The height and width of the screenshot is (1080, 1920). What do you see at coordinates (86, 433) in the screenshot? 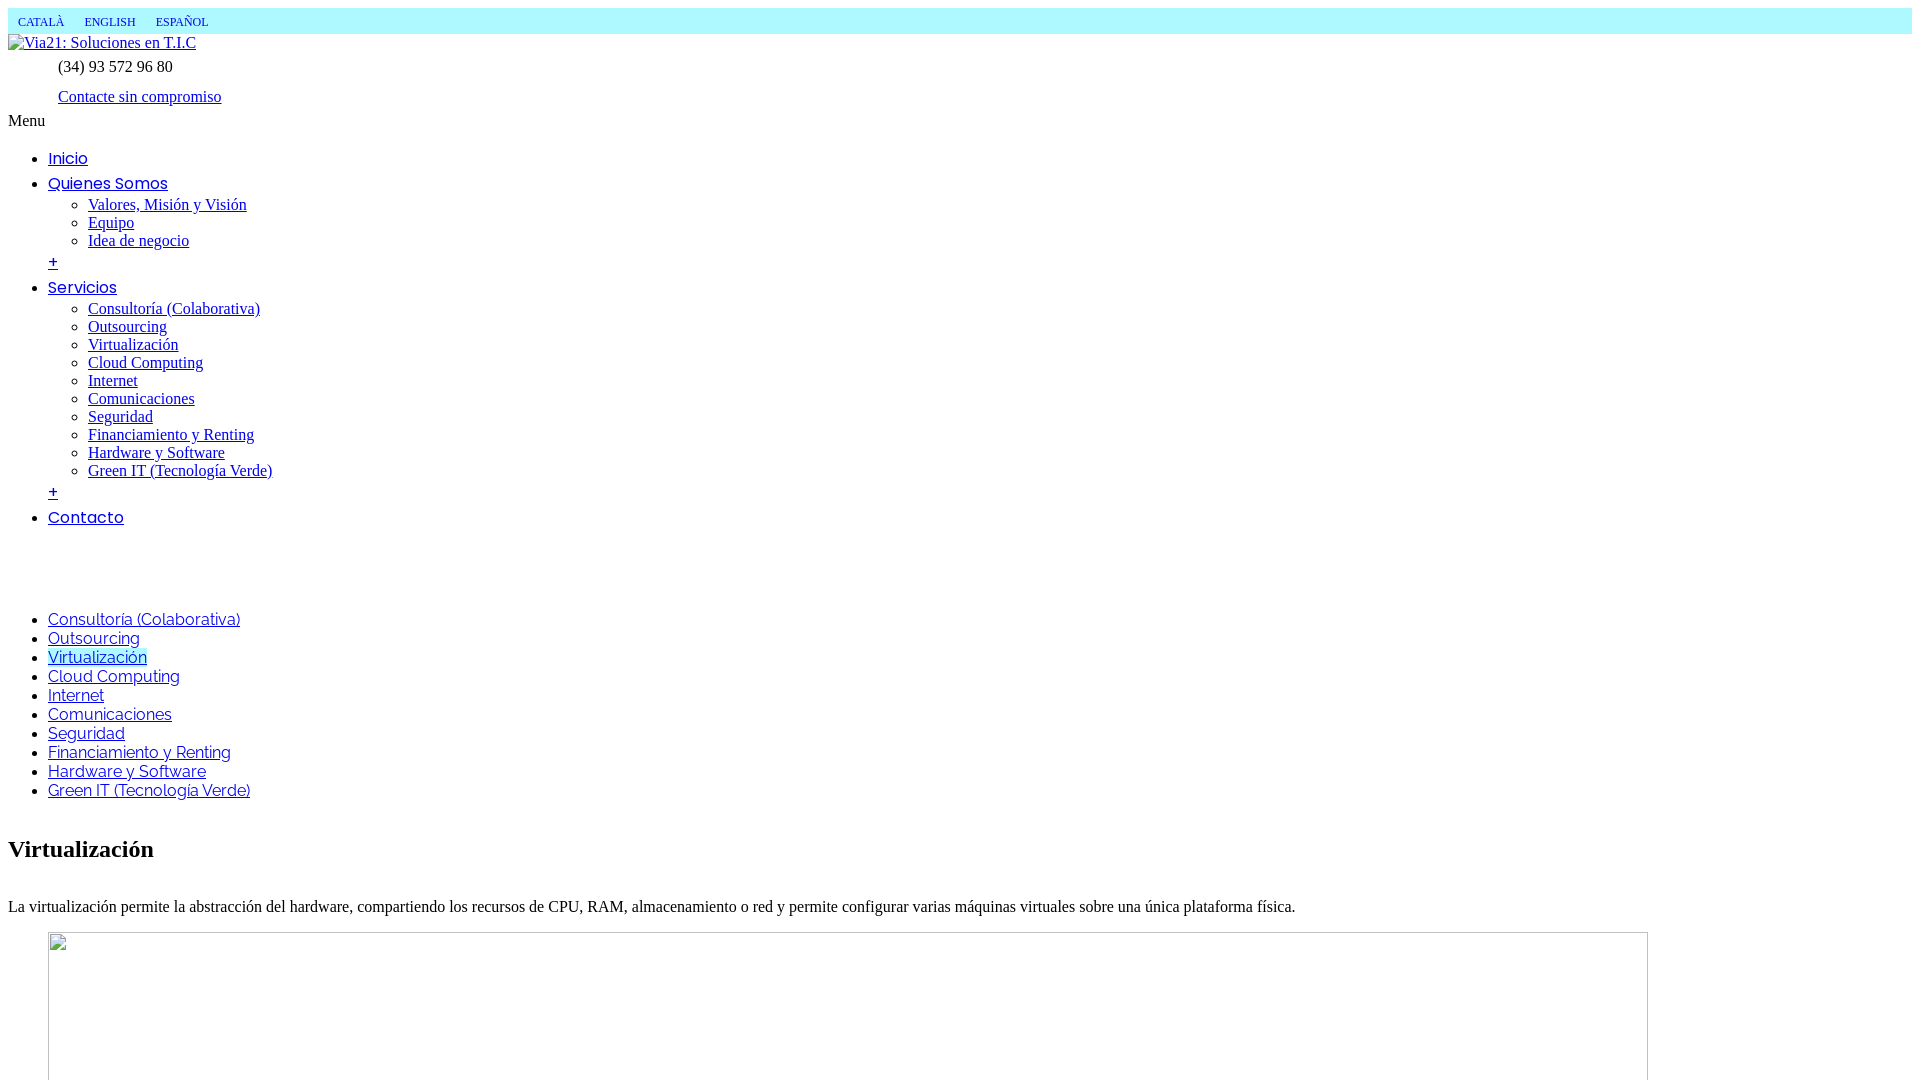
I see `'Financiamiento y Renting'` at bounding box center [86, 433].